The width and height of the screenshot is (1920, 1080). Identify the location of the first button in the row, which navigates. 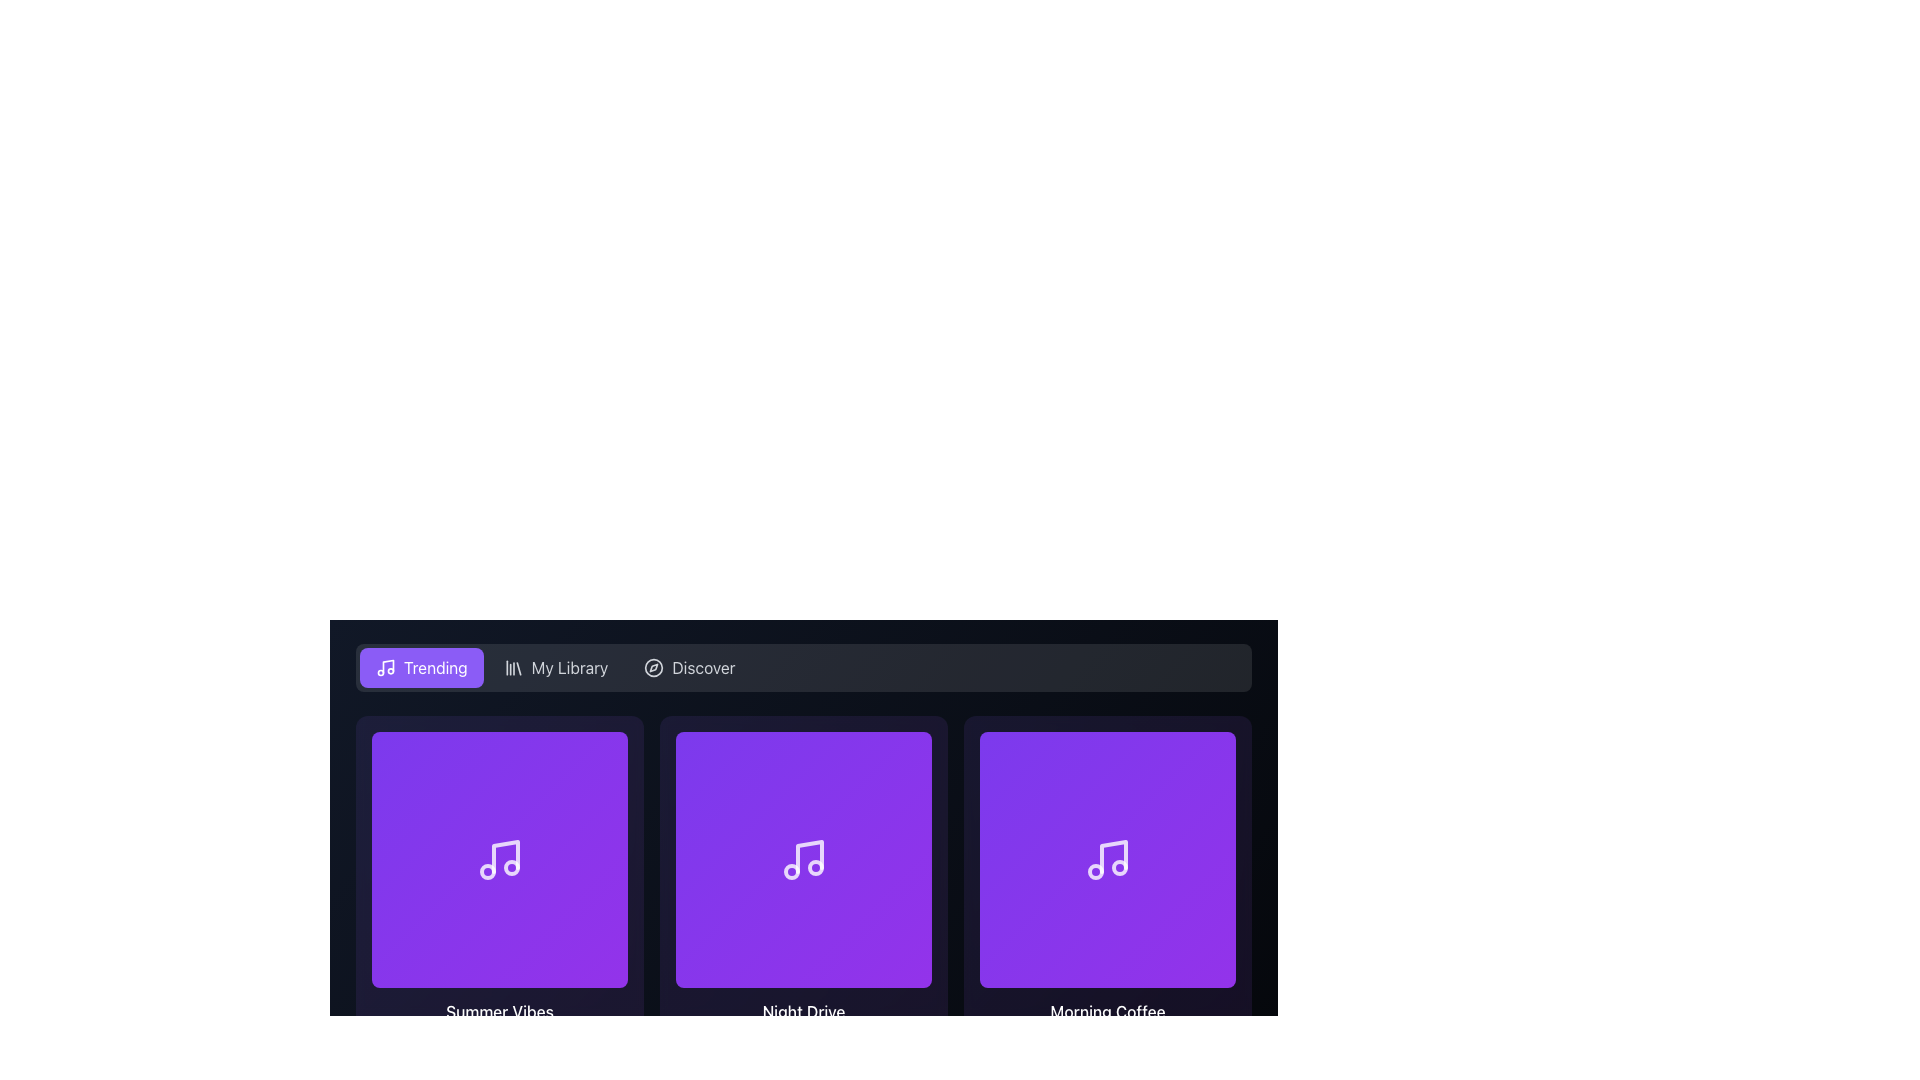
(420, 667).